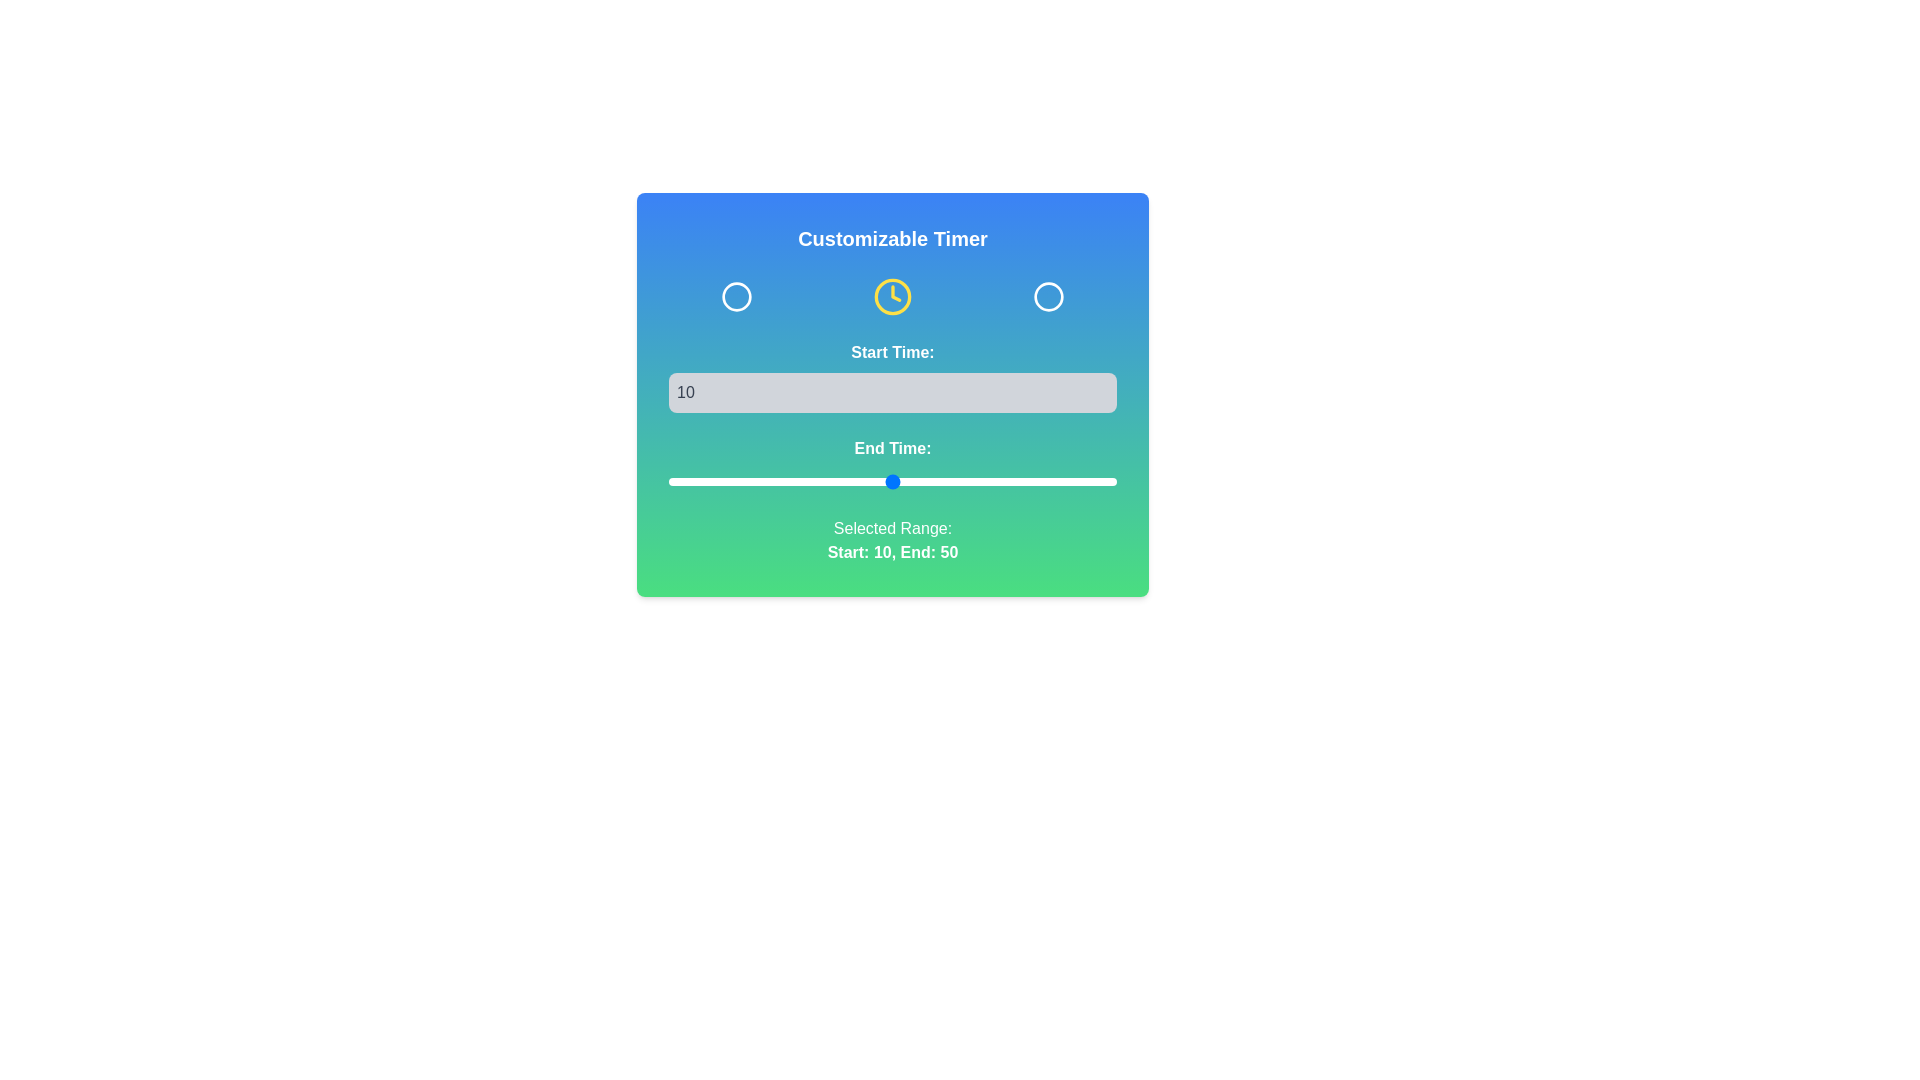  What do you see at coordinates (891, 465) in the screenshot?
I see `and drag the slider handle of the range slider input below 'Start Time:' and above 'Selected Range: Start: 10, End: 50'` at bounding box center [891, 465].